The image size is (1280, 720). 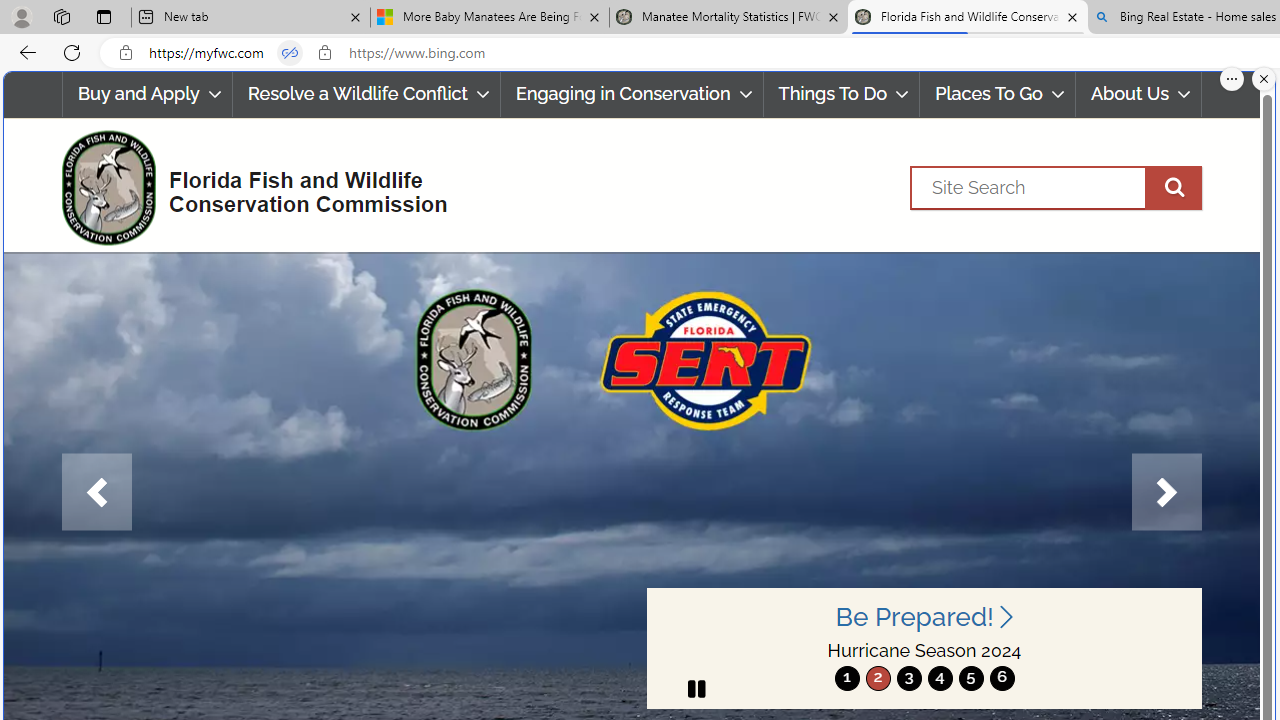 What do you see at coordinates (107, 187) in the screenshot?
I see `'FWC Logo'` at bounding box center [107, 187].